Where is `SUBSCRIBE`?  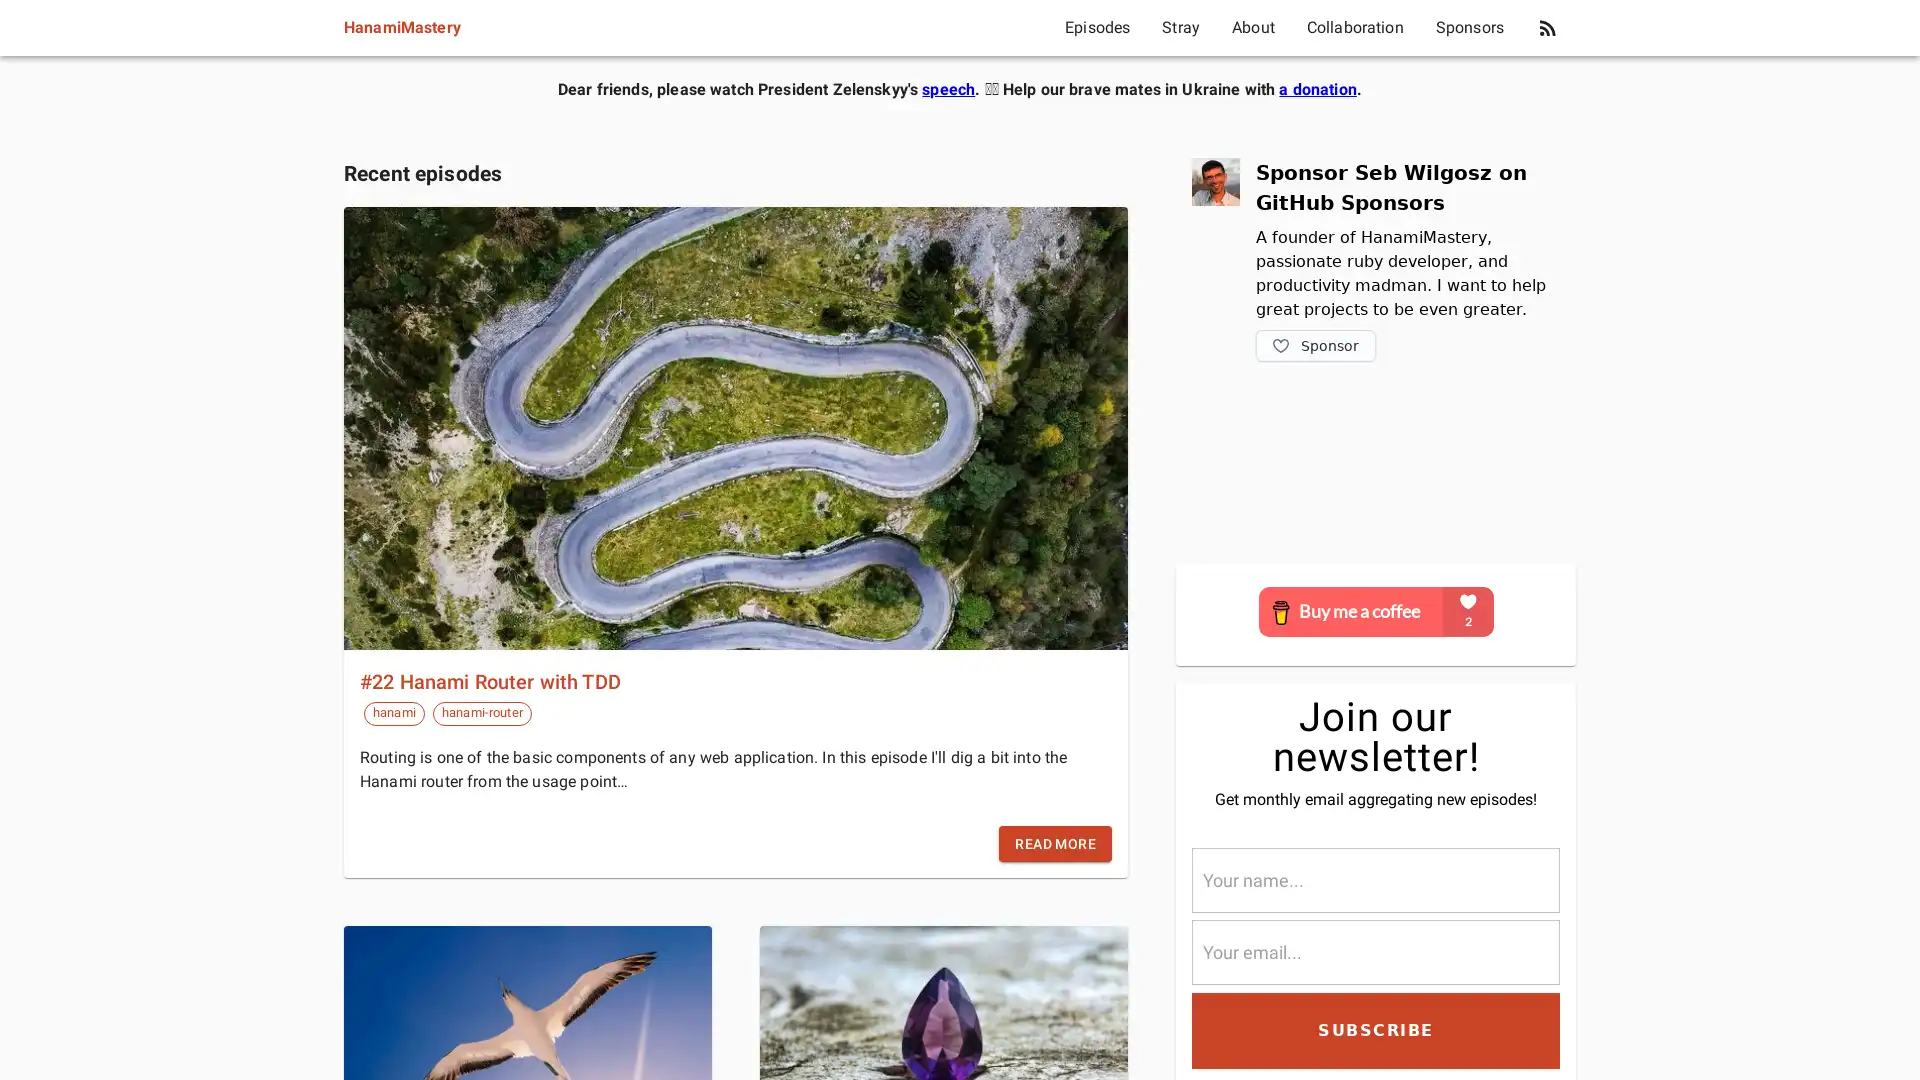 SUBSCRIBE is located at coordinates (1375, 1029).